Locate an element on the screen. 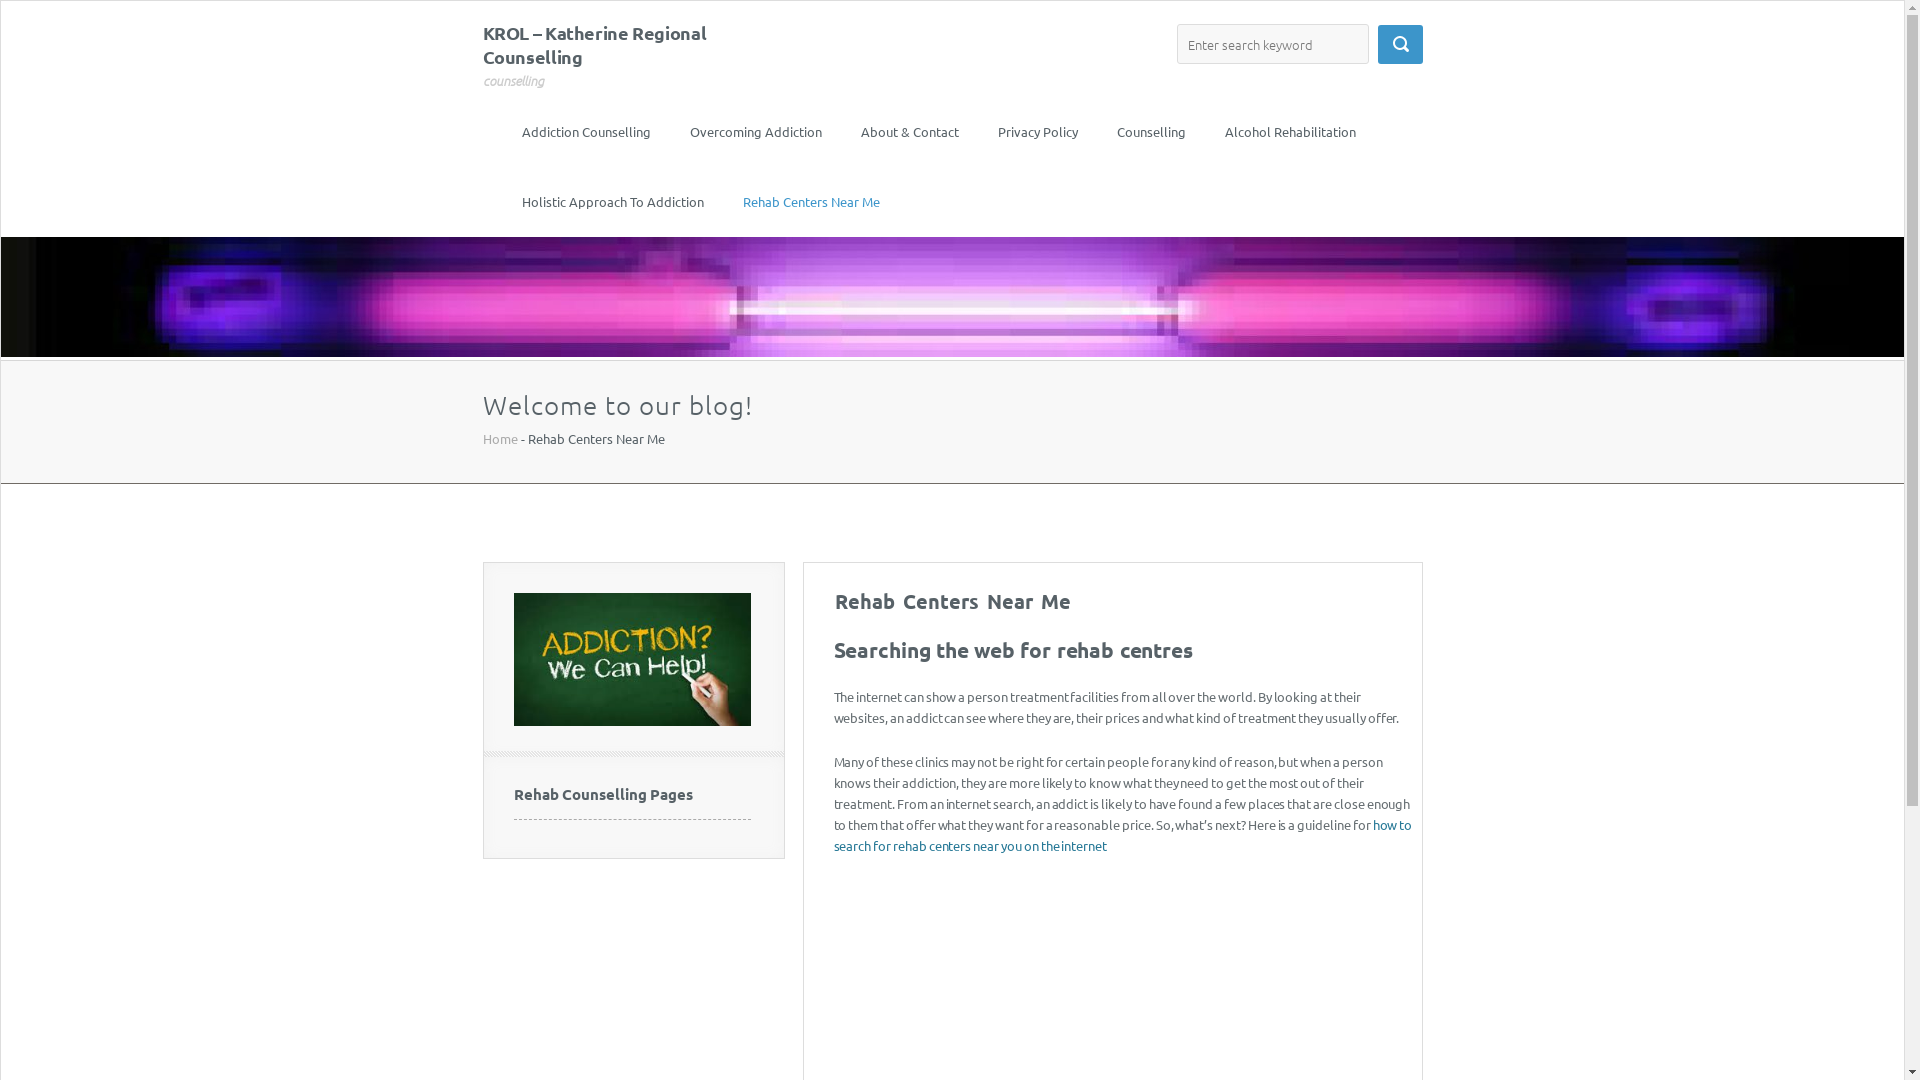 Image resolution: width=1920 pixels, height=1080 pixels. 'Alcohol Rehabilitation' is located at coordinates (1223, 131).